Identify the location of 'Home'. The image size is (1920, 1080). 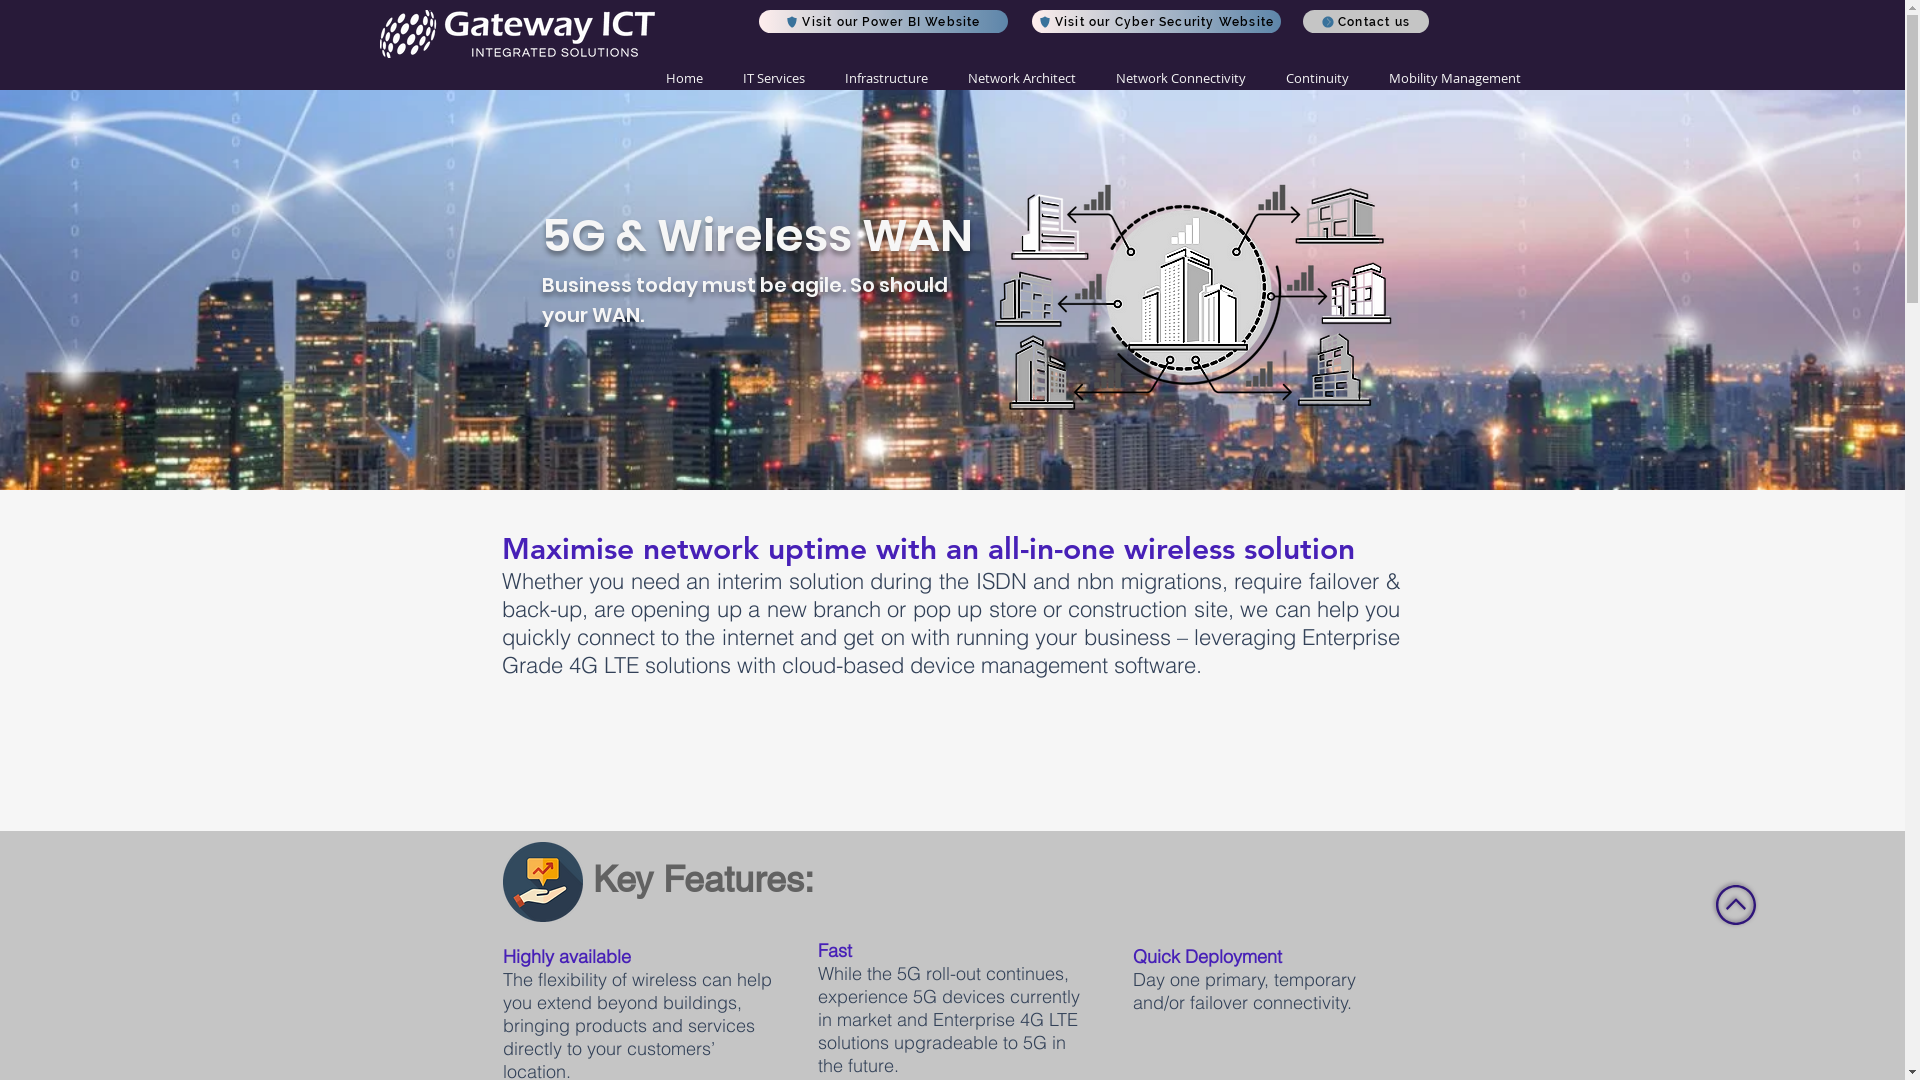
(684, 77).